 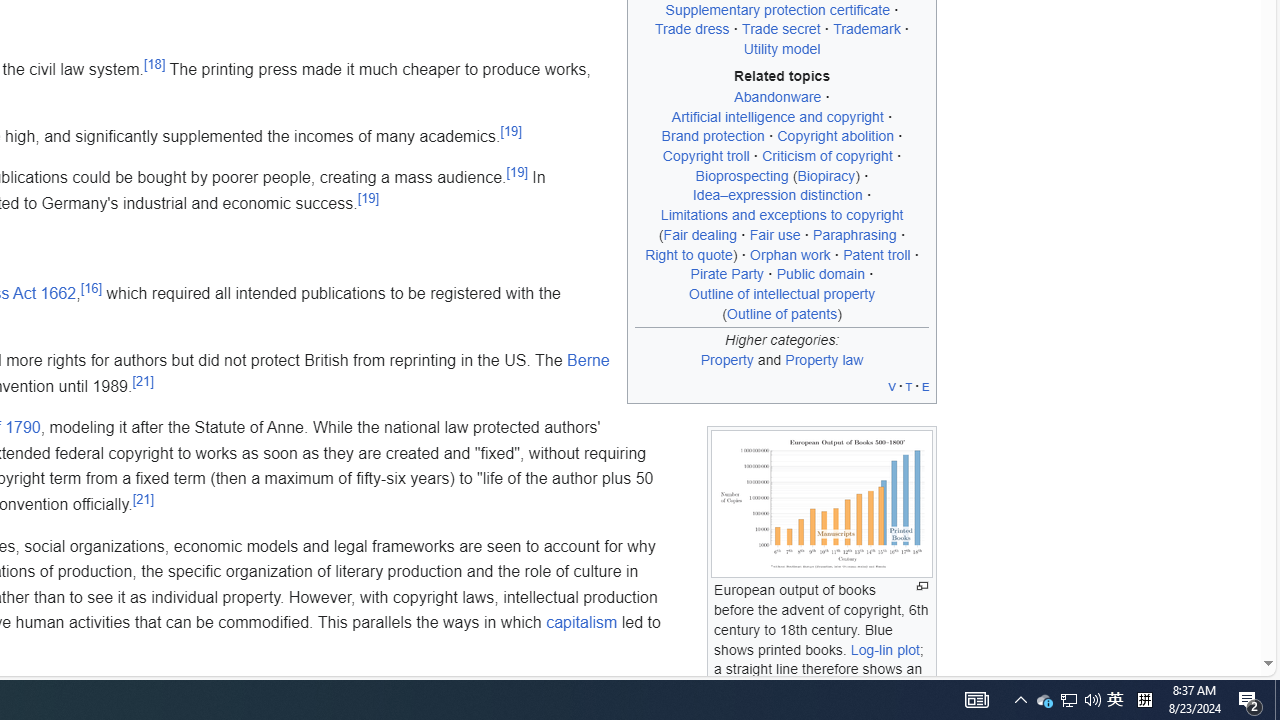 What do you see at coordinates (826, 174) in the screenshot?
I see `'(Biopiracy)'` at bounding box center [826, 174].